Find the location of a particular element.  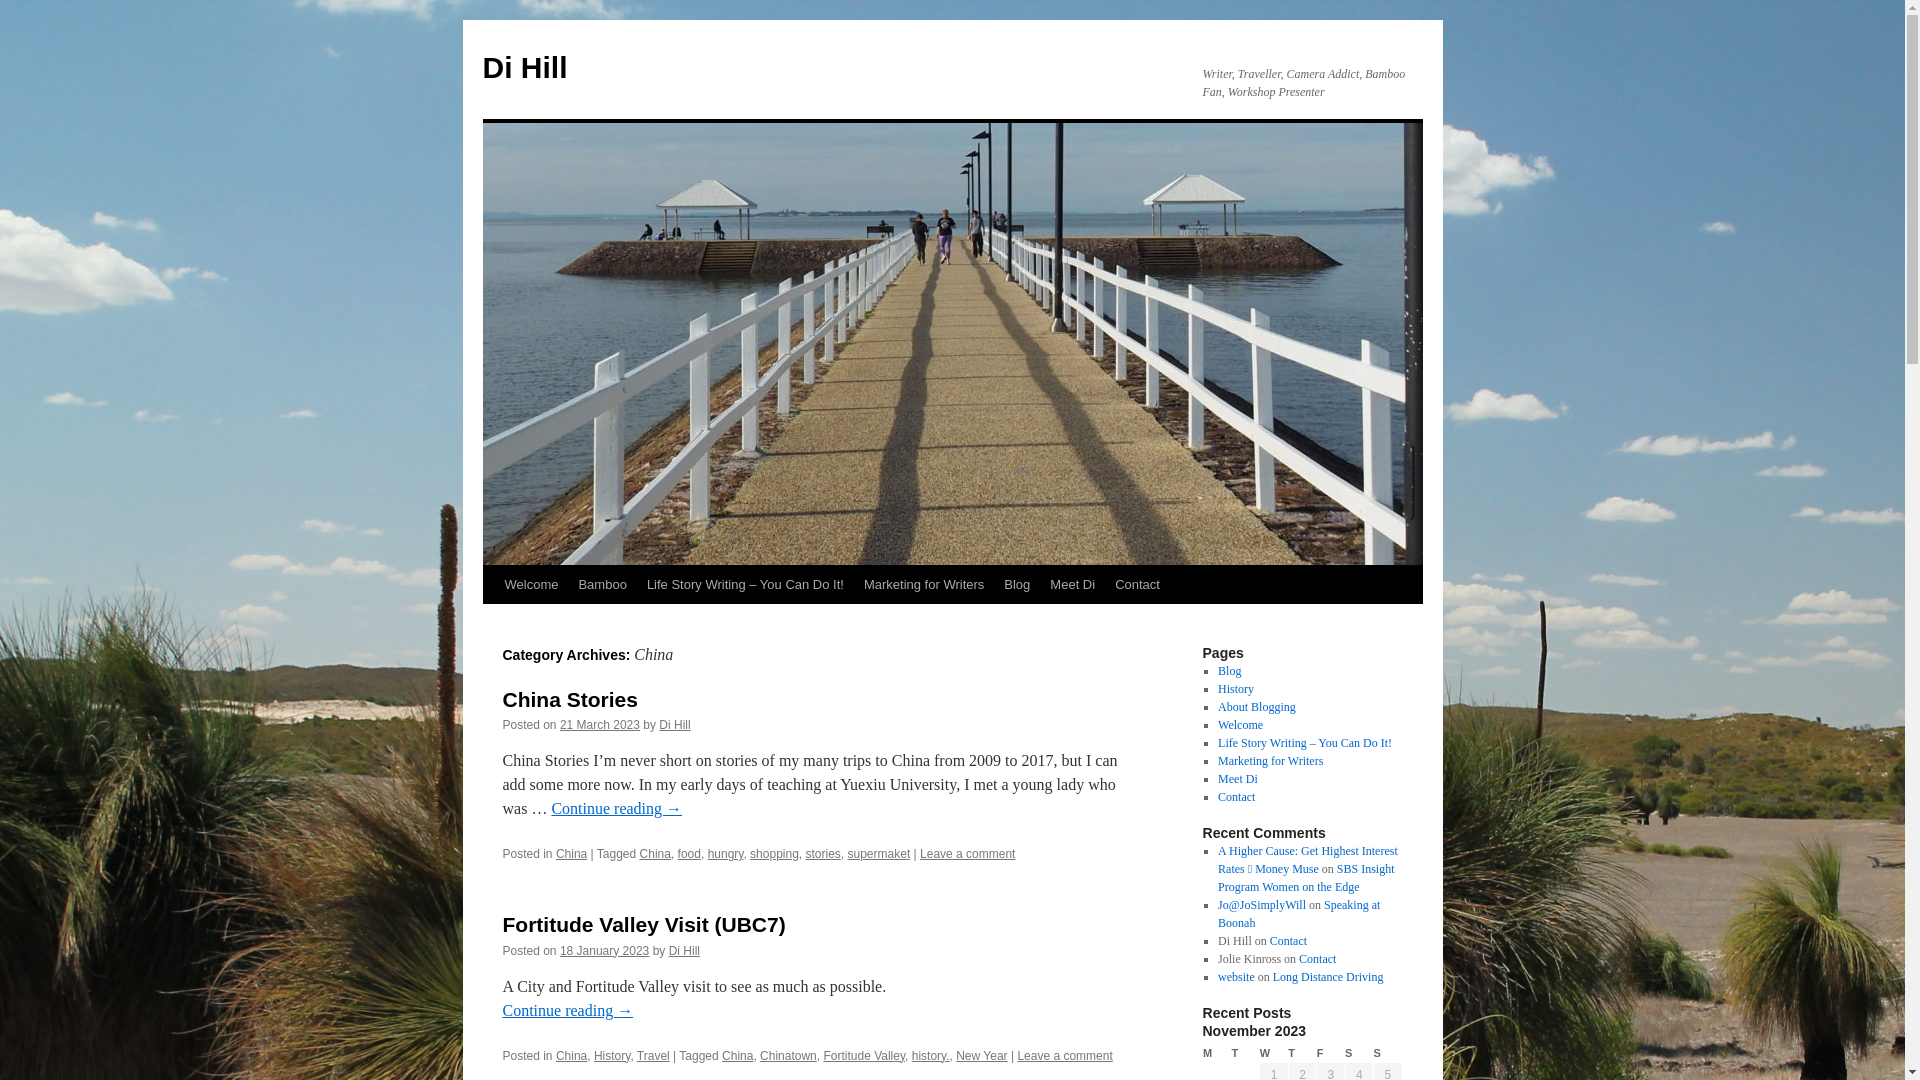

'SBS Insight Program Women on the Edge' is located at coordinates (1305, 877).